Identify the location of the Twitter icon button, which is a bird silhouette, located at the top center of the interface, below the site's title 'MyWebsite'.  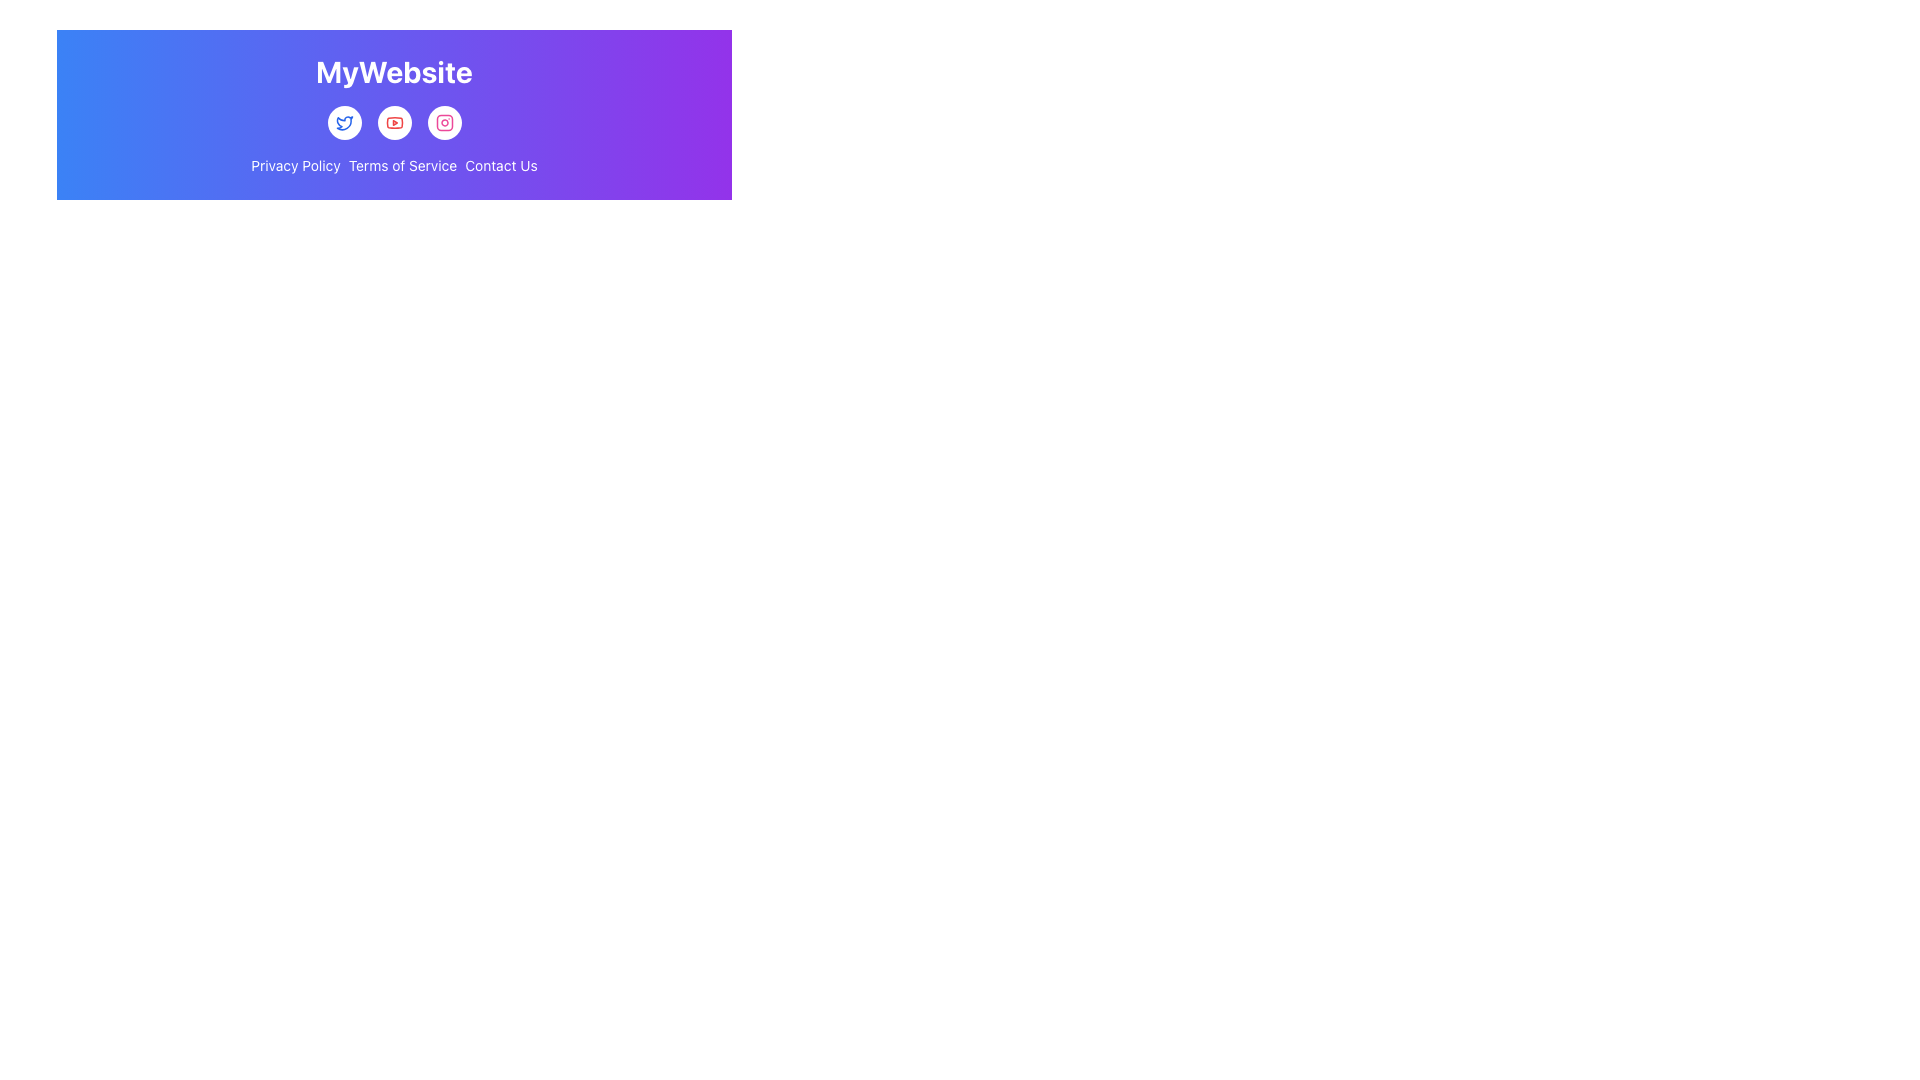
(344, 123).